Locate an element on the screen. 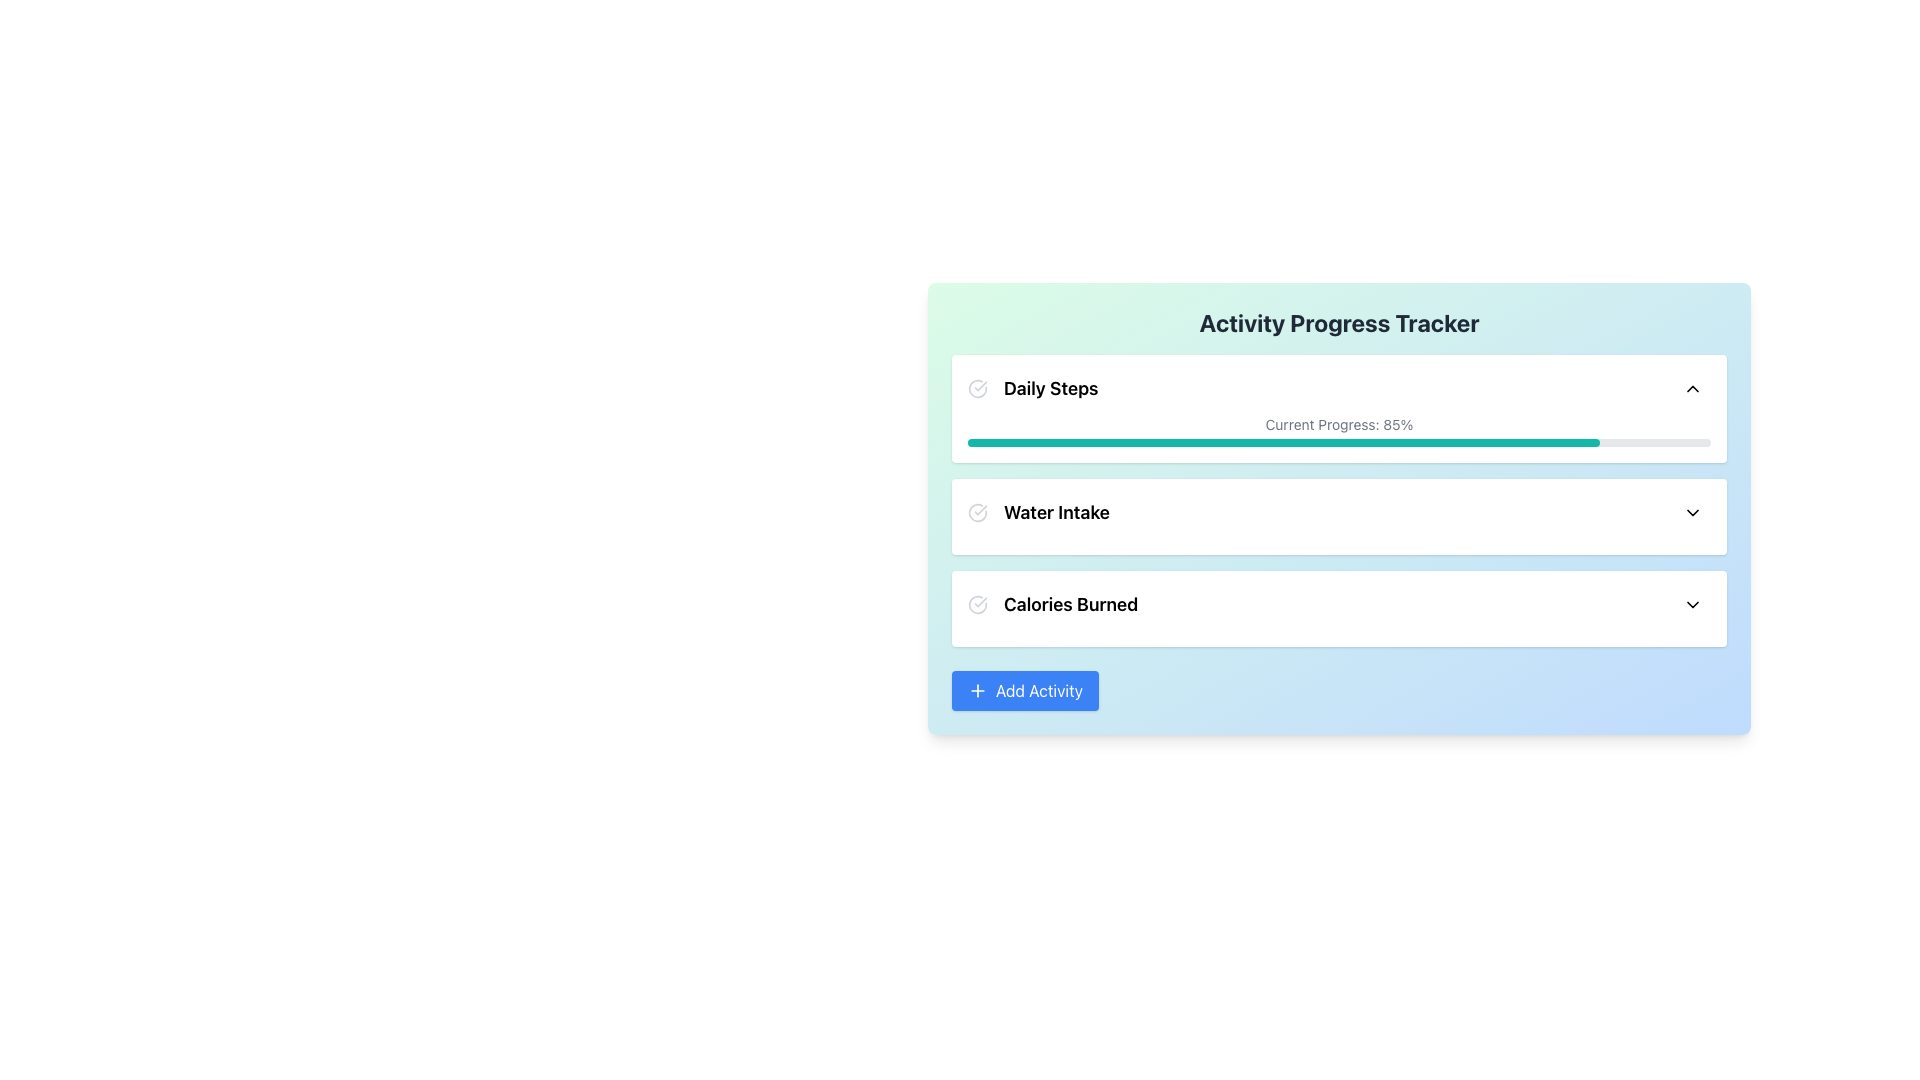 This screenshot has width=1920, height=1080. the Expandable panel that displays information about water intake is located at coordinates (1339, 515).